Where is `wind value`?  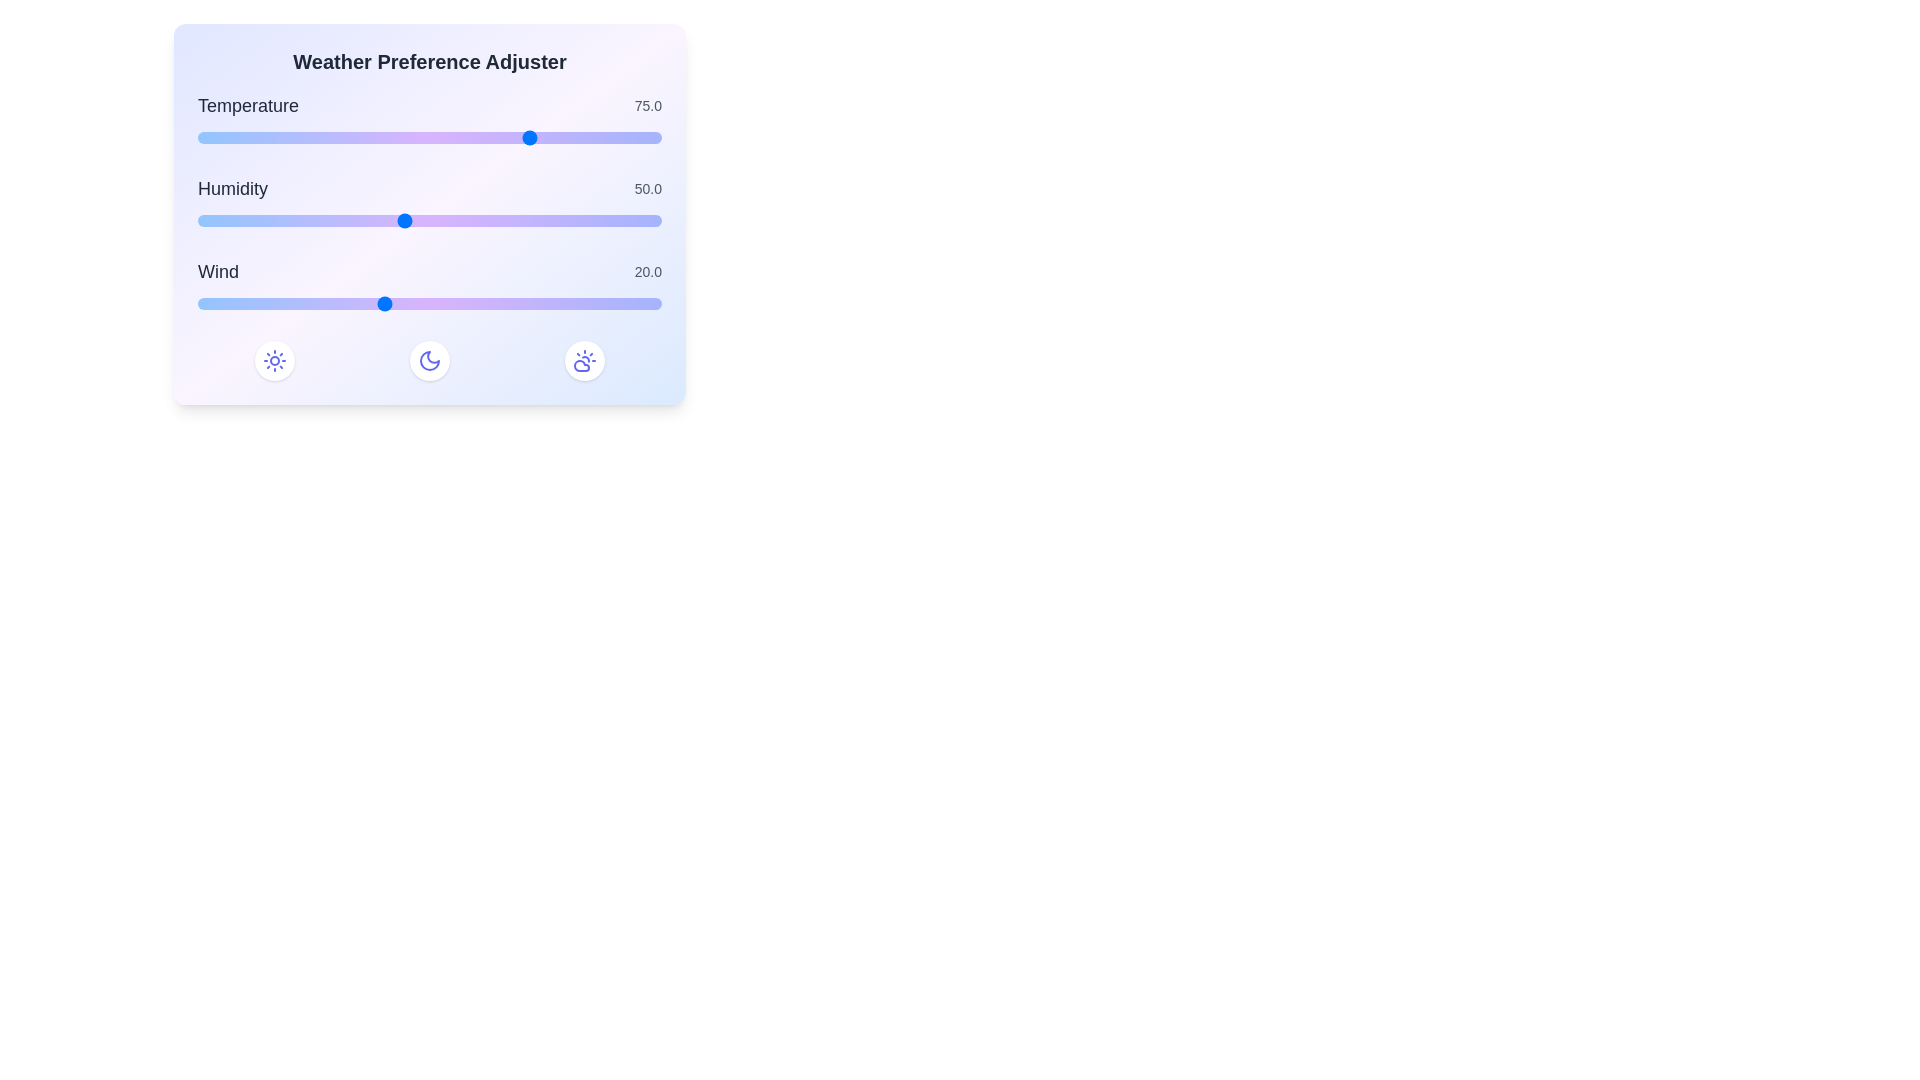 wind value is located at coordinates (327, 304).